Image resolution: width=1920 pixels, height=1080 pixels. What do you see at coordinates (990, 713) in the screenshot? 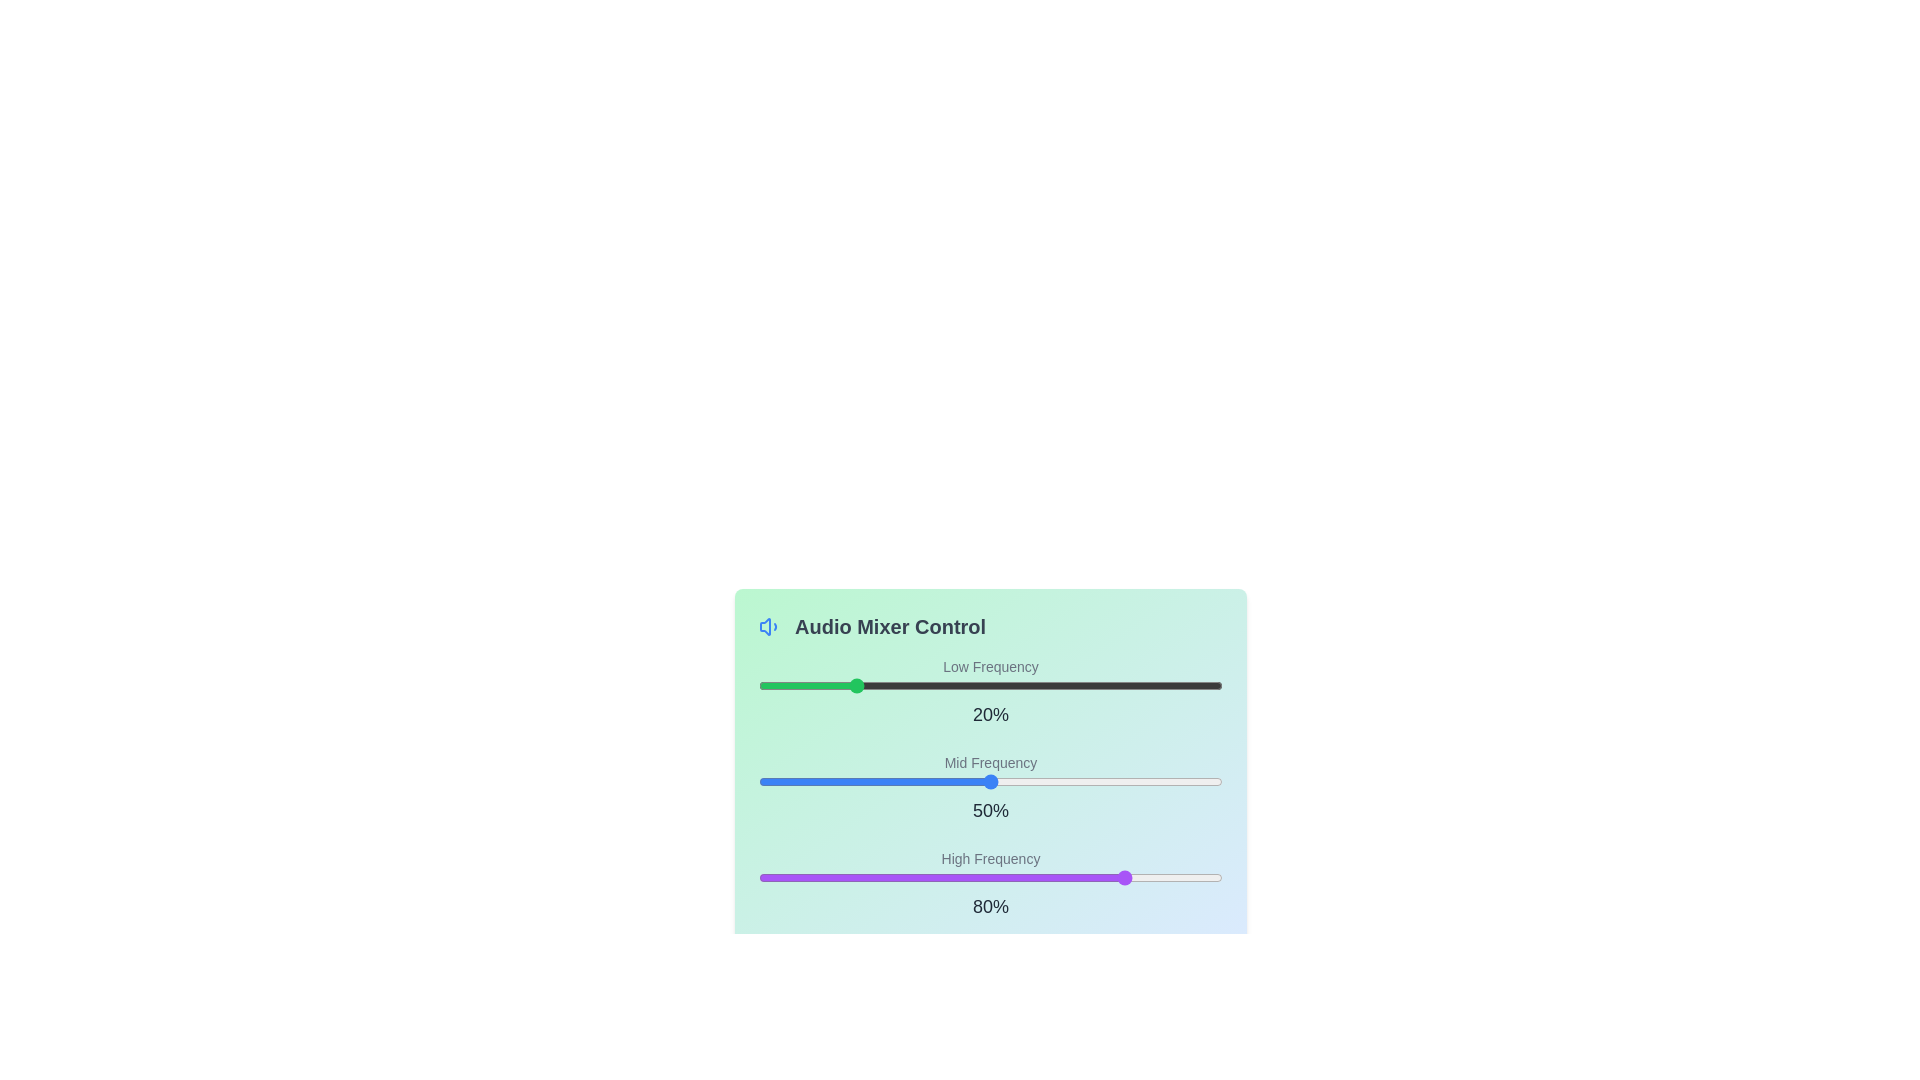
I see `the static text label displaying '20%' located beneath the green slider for the 'Low Frequency' setting` at bounding box center [990, 713].